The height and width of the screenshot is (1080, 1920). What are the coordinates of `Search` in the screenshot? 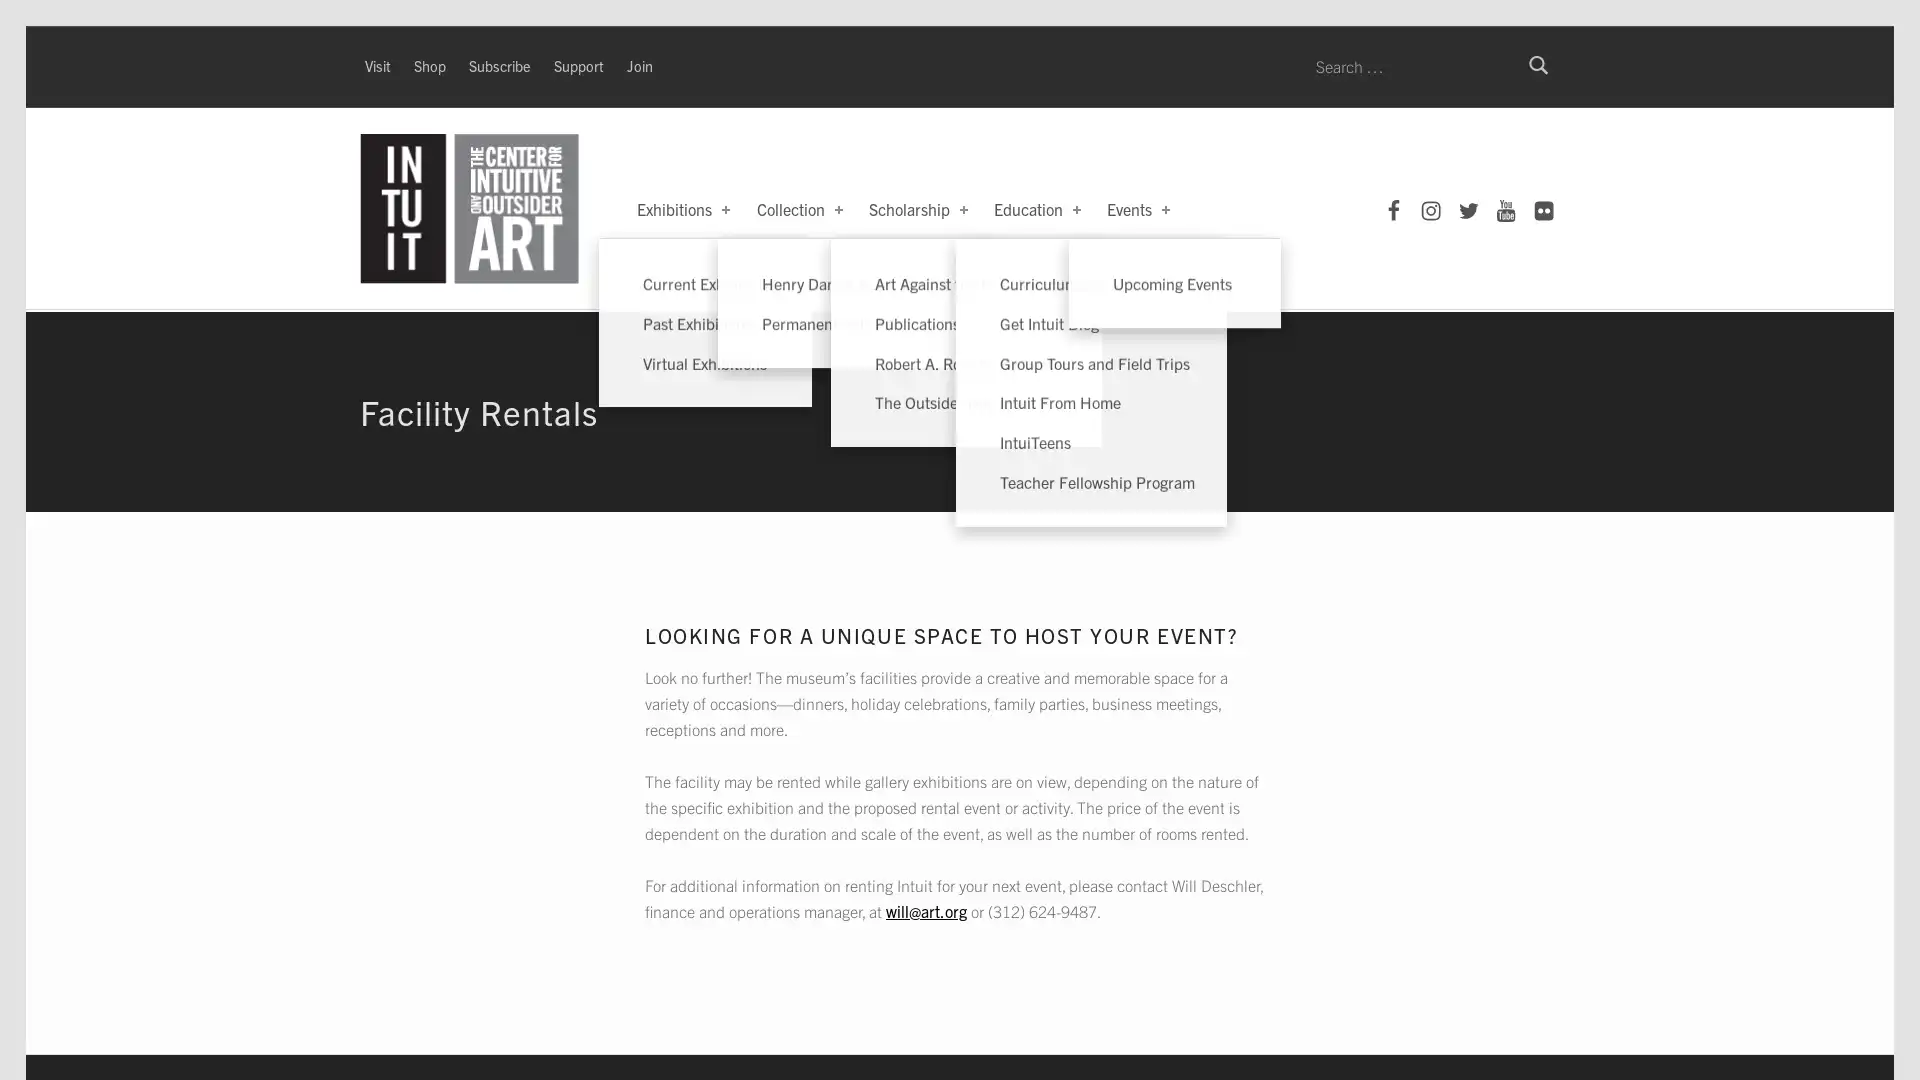 It's located at (1536, 53).